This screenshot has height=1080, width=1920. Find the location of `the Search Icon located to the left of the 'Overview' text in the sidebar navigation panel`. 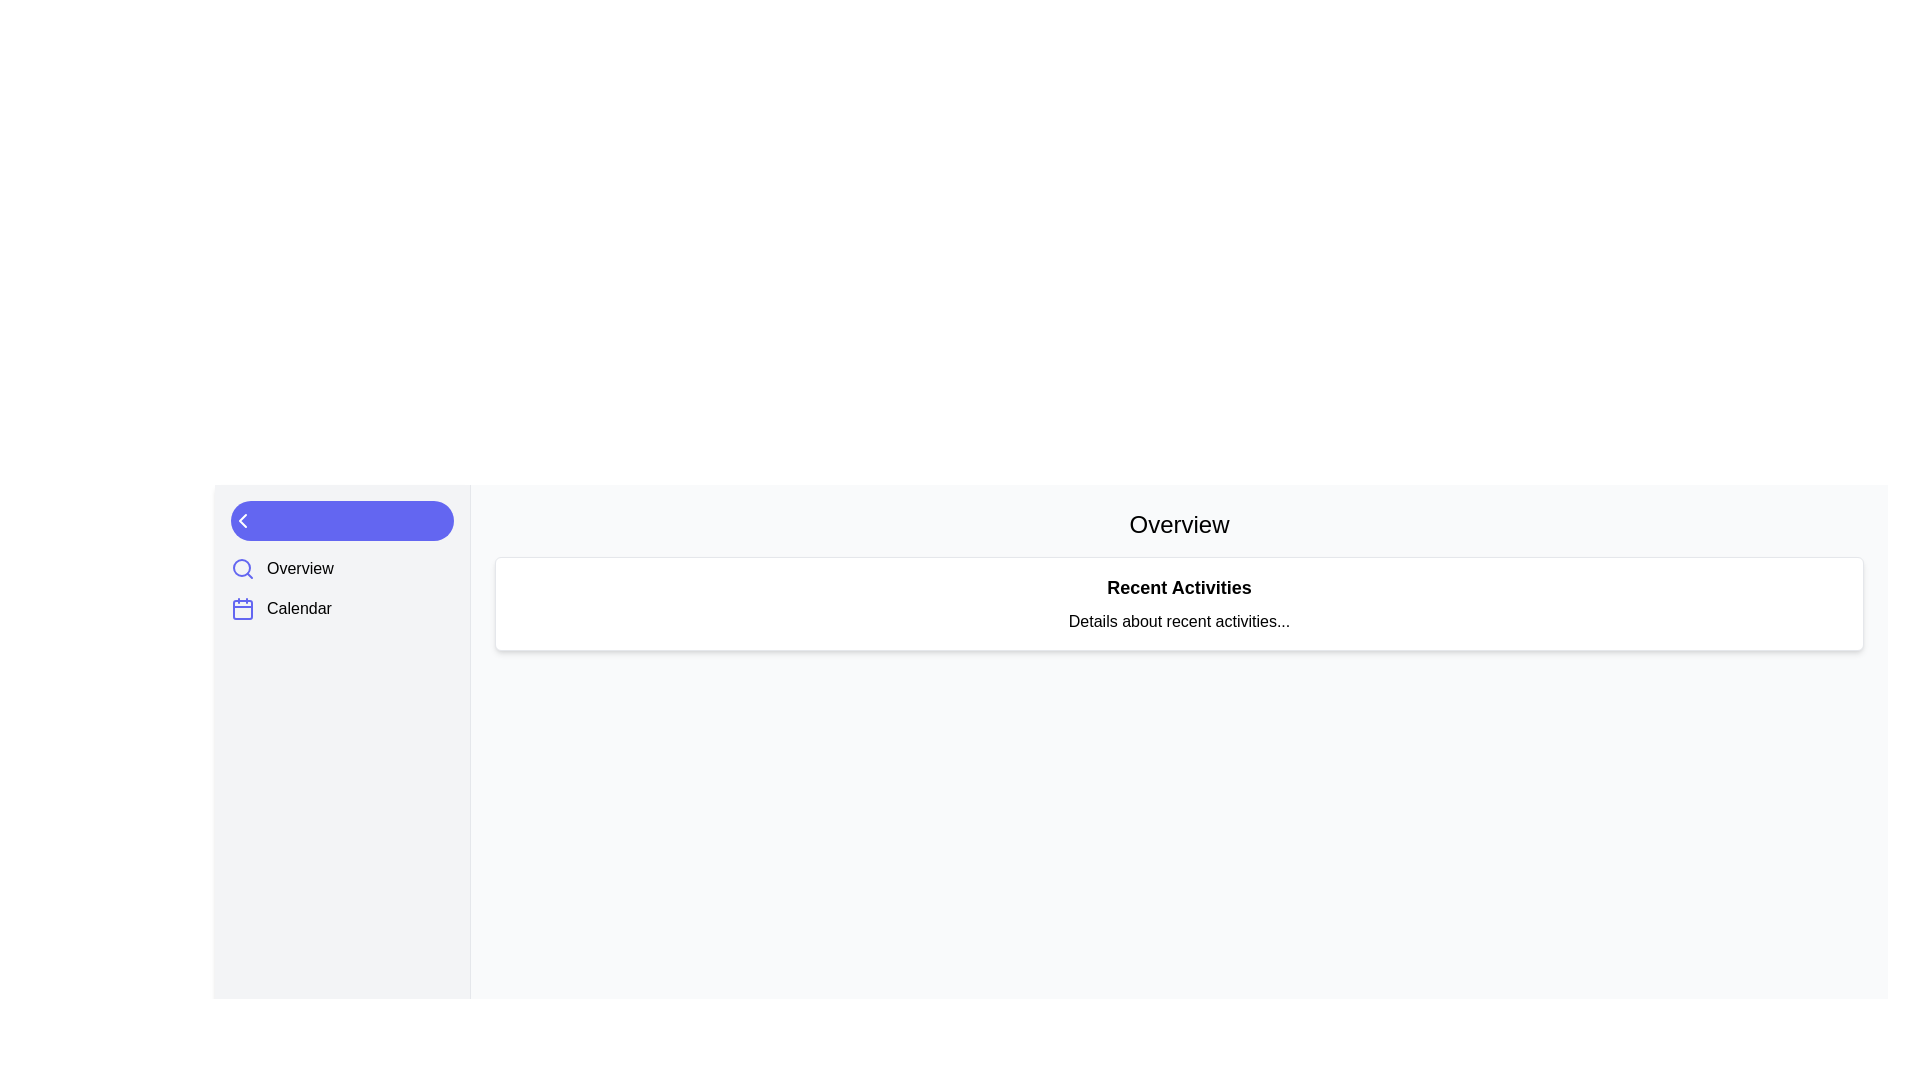

the Search Icon located to the left of the 'Overview' text in the sidebar navigation panel is located at coordinates (242, 569).